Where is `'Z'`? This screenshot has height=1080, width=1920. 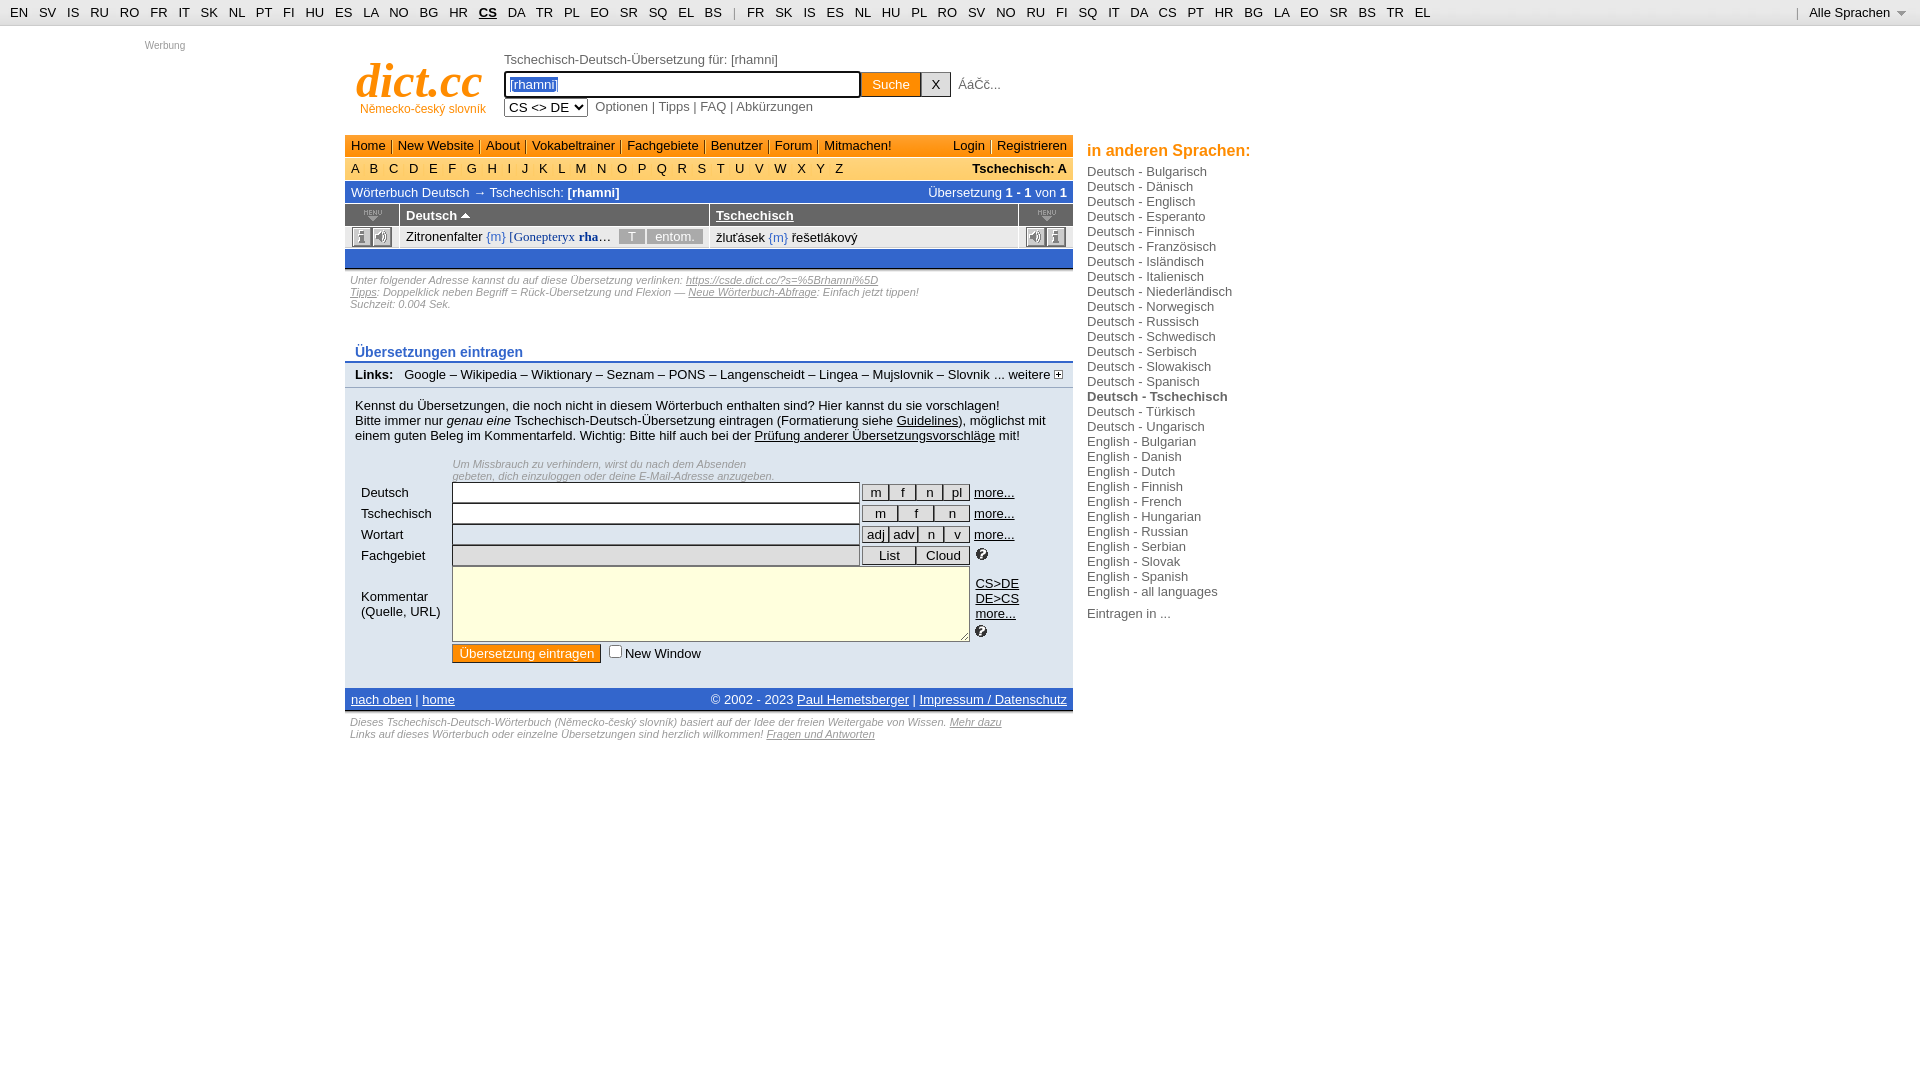
'Z' is located at coordinates (839, 167).